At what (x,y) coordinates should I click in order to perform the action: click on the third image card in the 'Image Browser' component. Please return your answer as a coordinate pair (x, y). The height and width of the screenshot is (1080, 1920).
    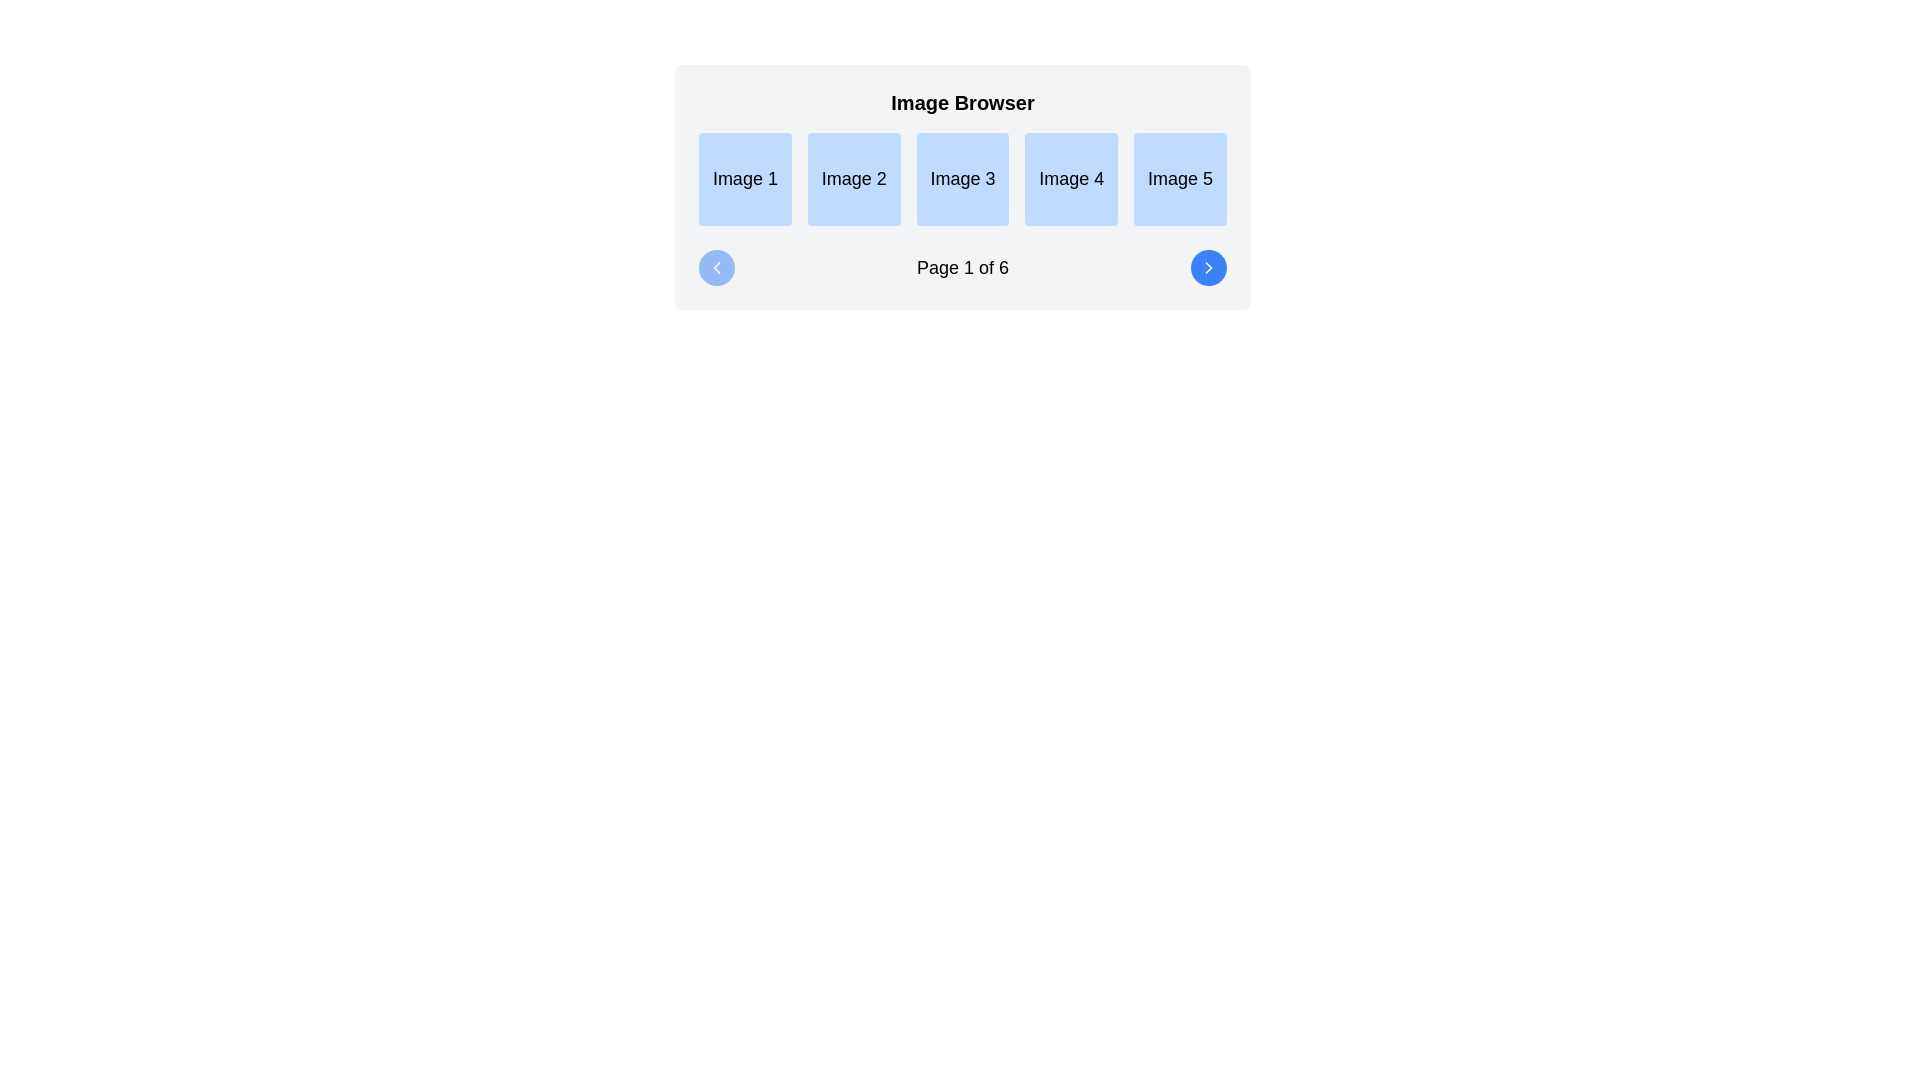
    Looking at the image, I should click on (963, 186).